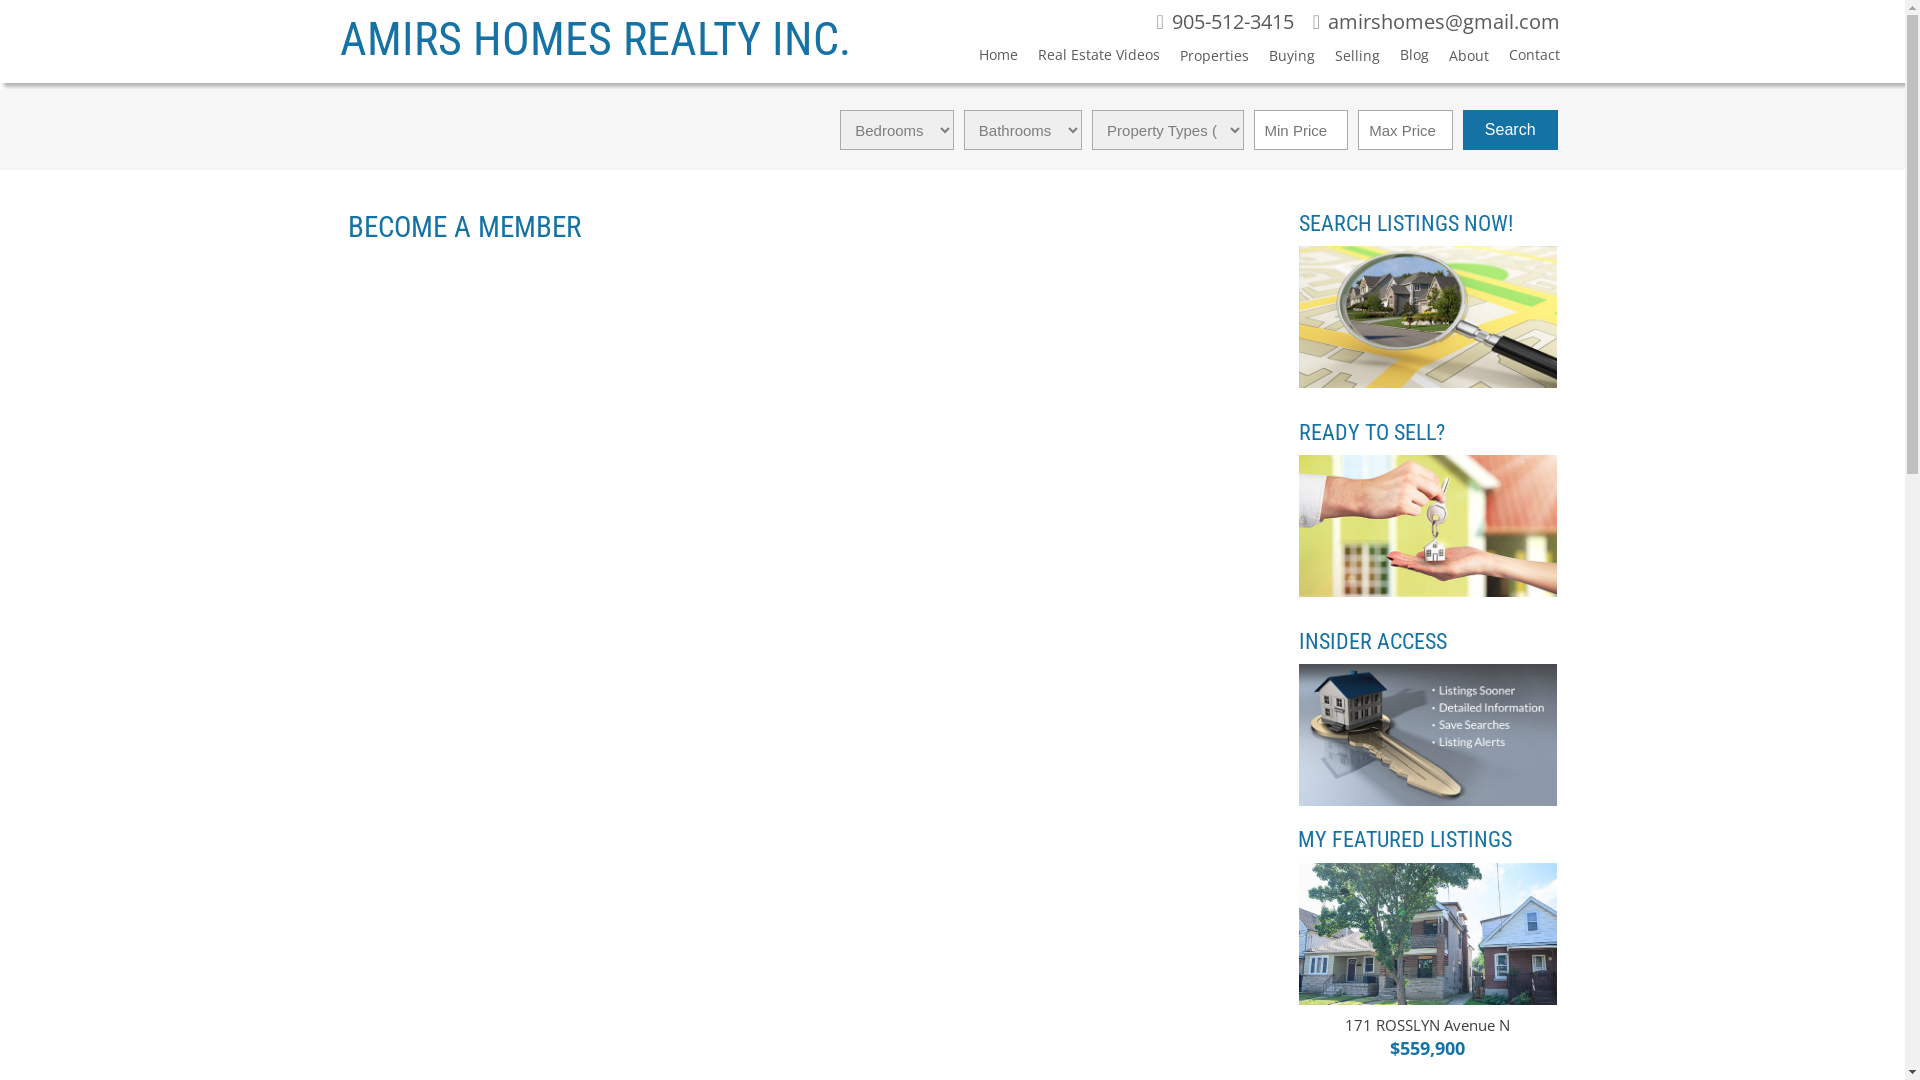 This screenshot has height=1080, width=1920. What do you see at coordinates (1203, 58) in the screenshot?
I see `'Properties'` at bounding box center [1203, 58].